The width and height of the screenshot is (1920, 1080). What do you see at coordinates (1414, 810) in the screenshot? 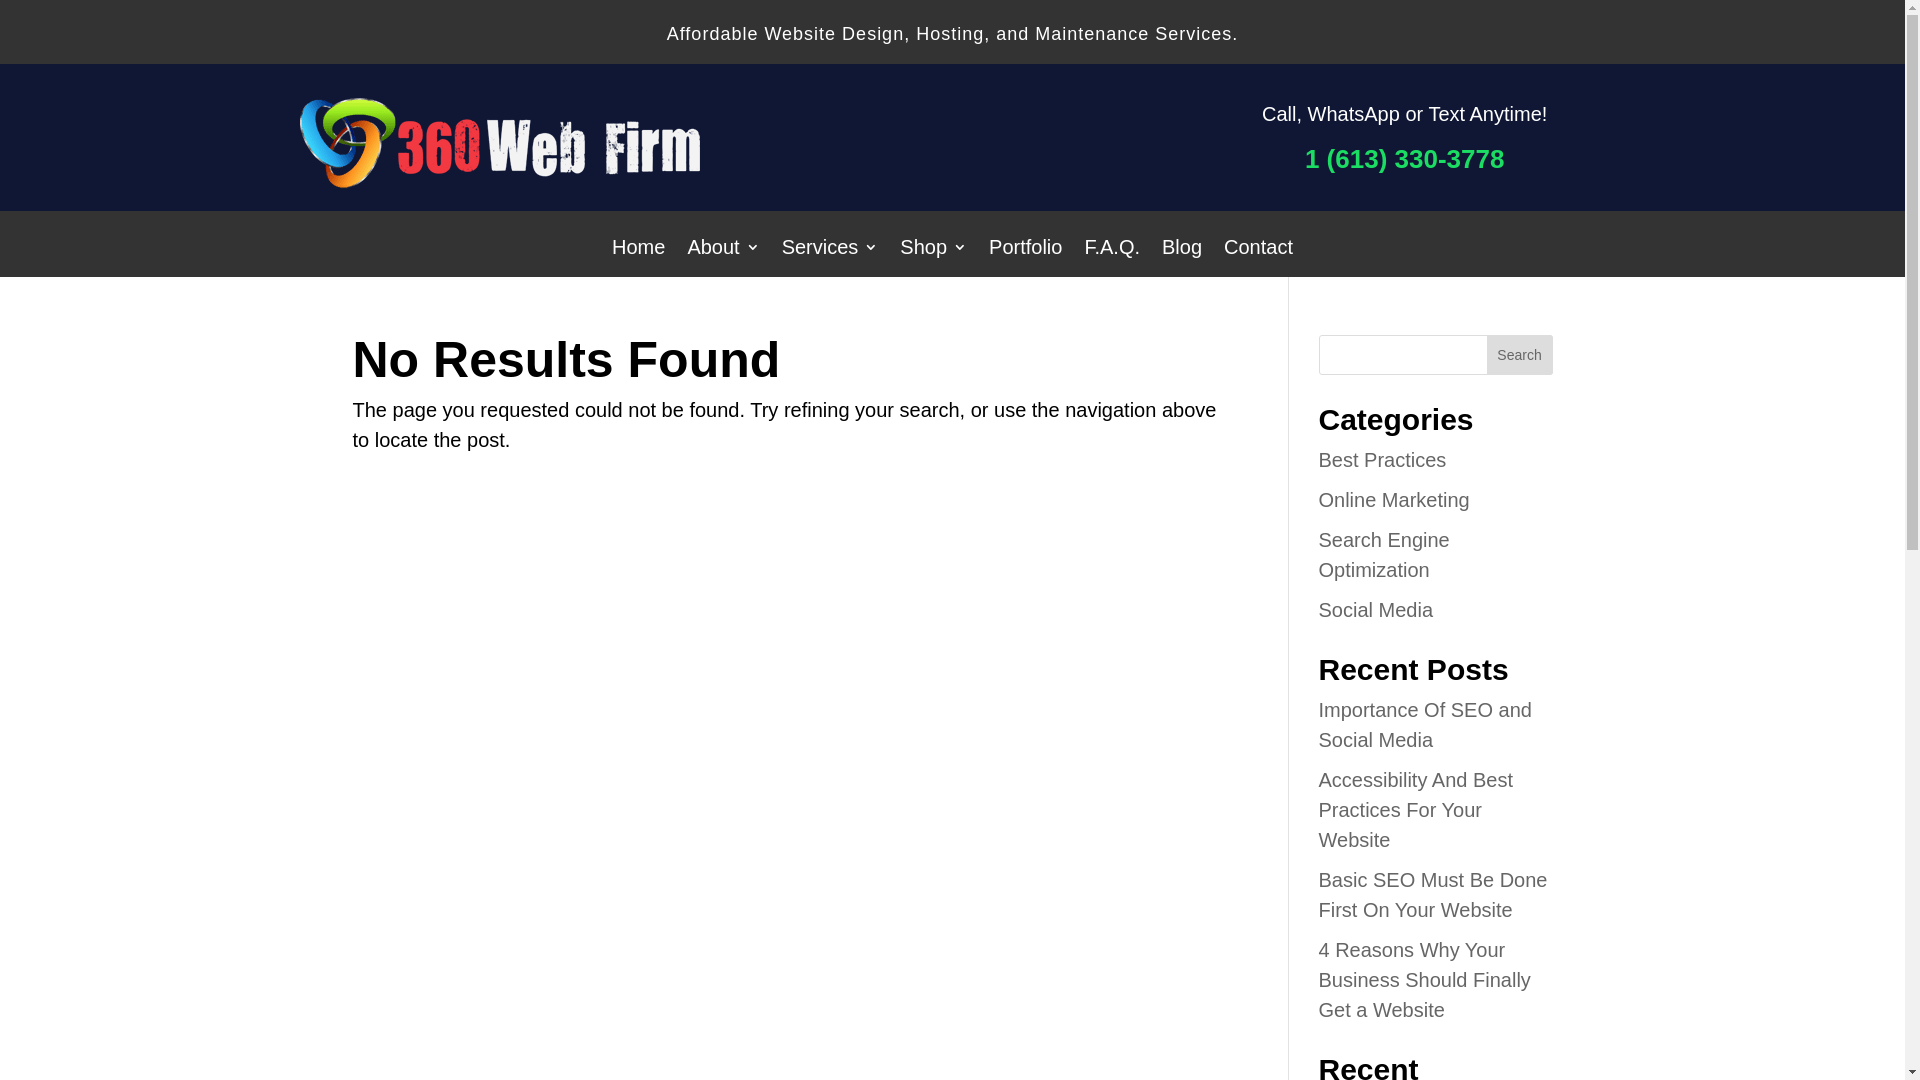
I see `'Accessibility And Best Practices For Your Website'` at bounding box center [1414, 810].